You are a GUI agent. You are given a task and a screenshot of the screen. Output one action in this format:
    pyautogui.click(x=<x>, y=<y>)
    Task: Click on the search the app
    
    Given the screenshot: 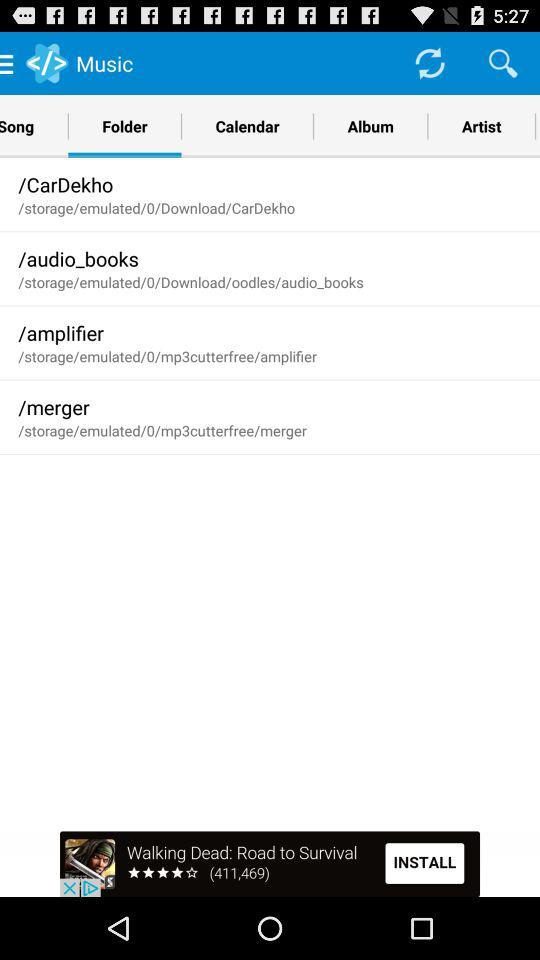 What is the action you would take?
    pyautogui.click(x=502, y=62)
    